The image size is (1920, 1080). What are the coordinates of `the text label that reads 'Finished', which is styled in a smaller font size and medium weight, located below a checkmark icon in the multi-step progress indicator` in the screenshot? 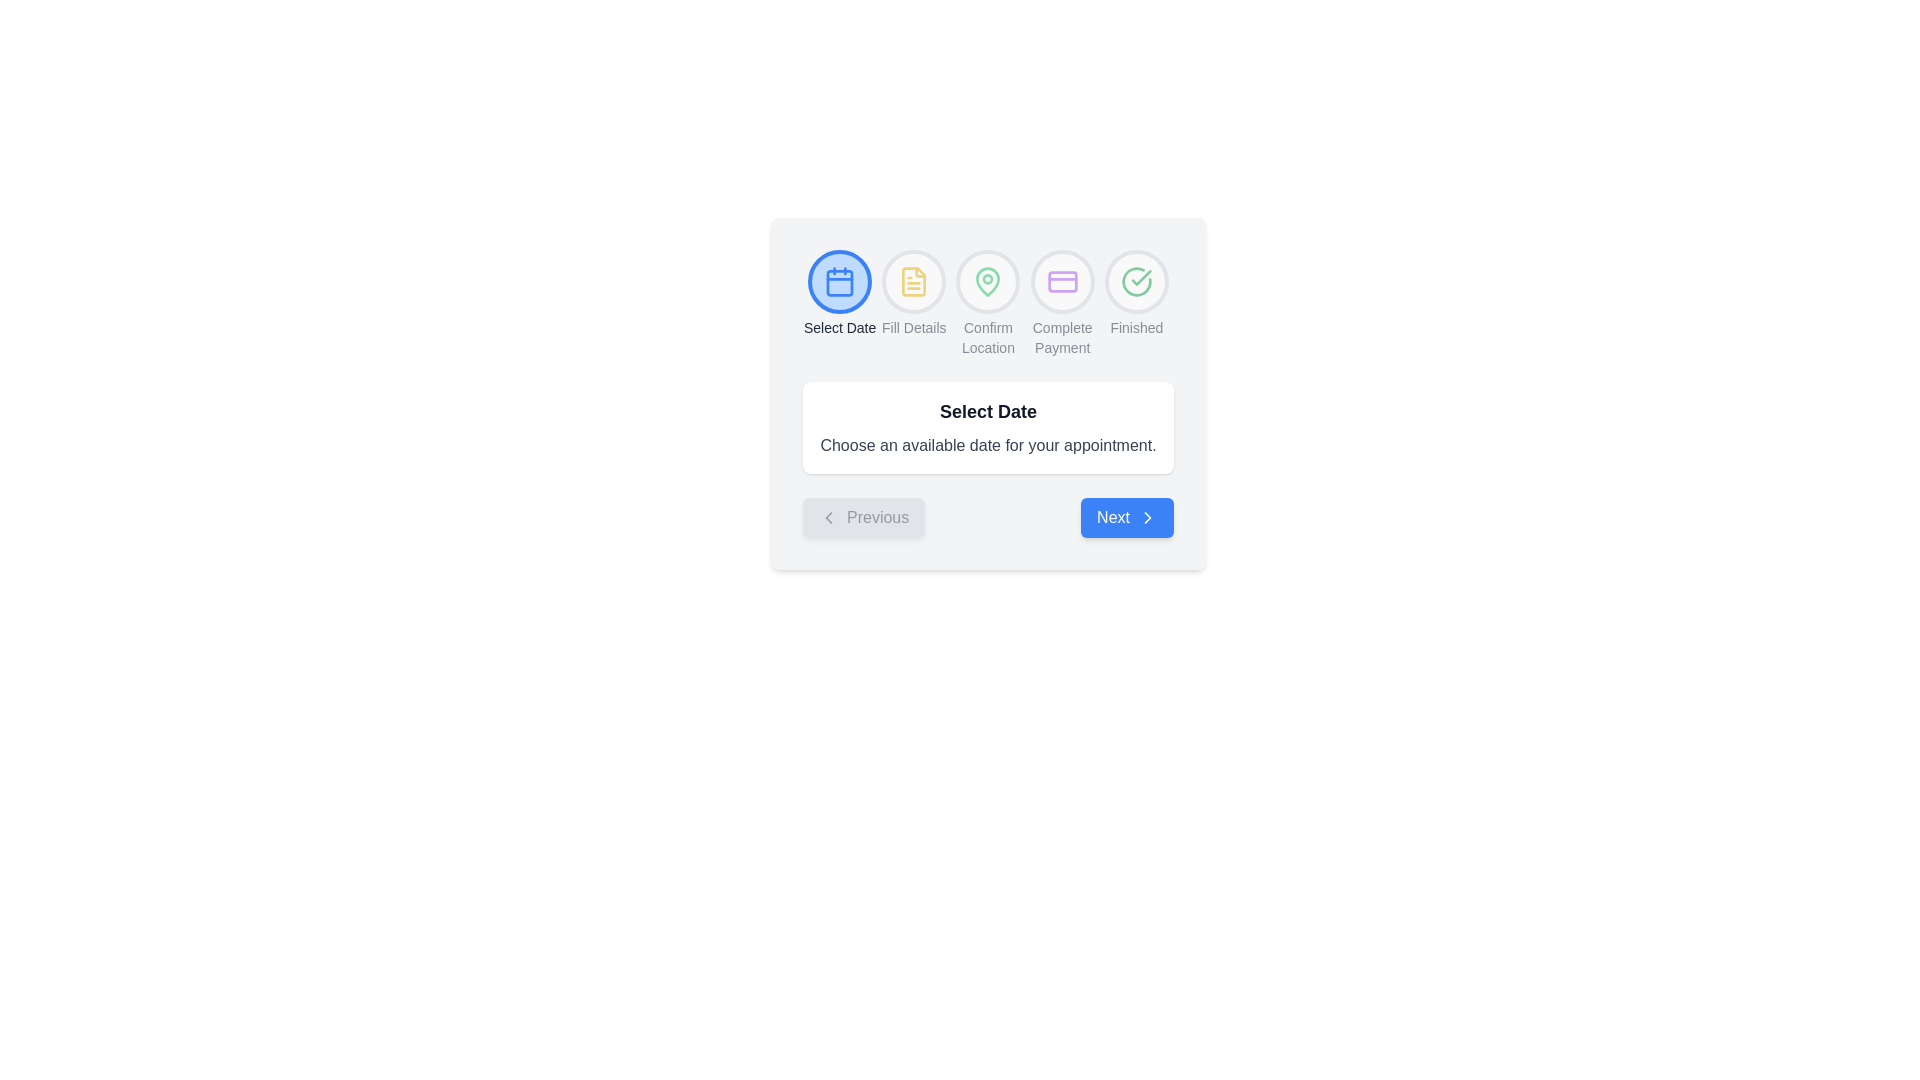 It's located at (1136, 326).